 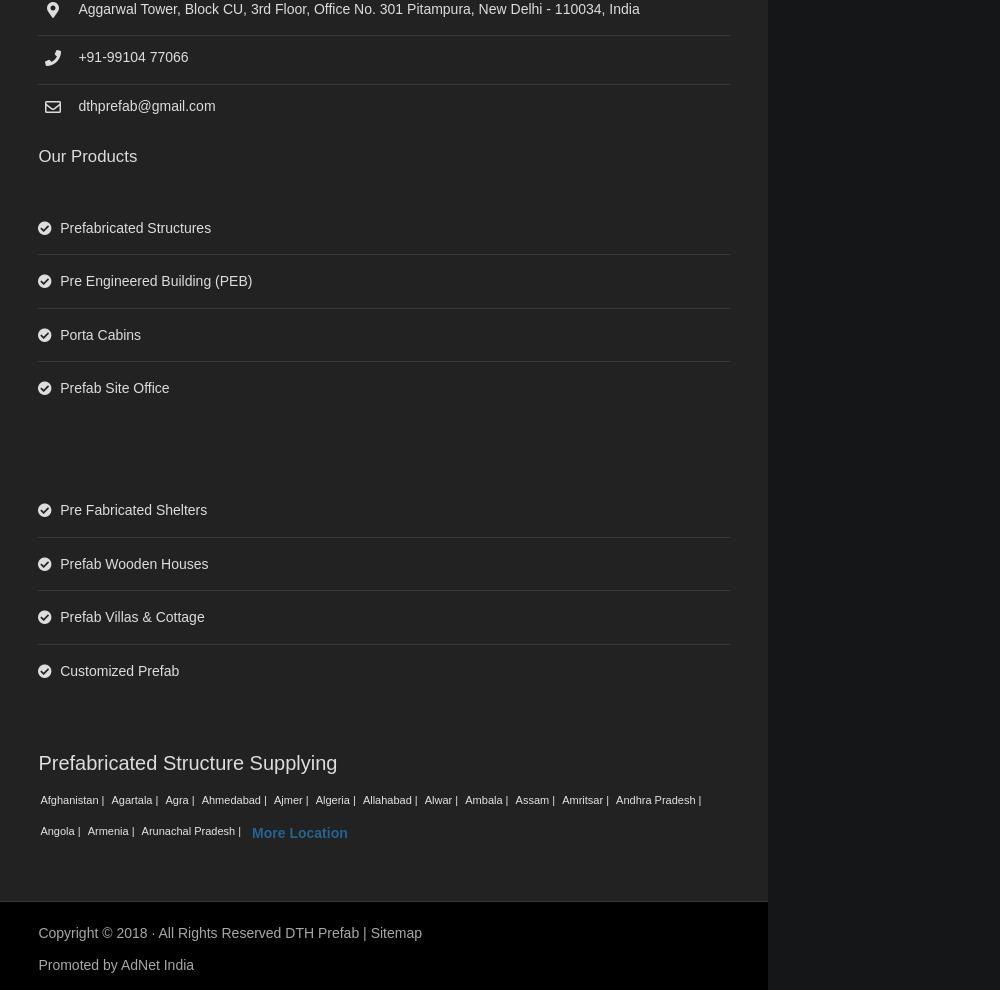 What do you see at coordinates (335, 799) in the screenshot?
I see `'Algeria |'` at bounding box center [335, 799].